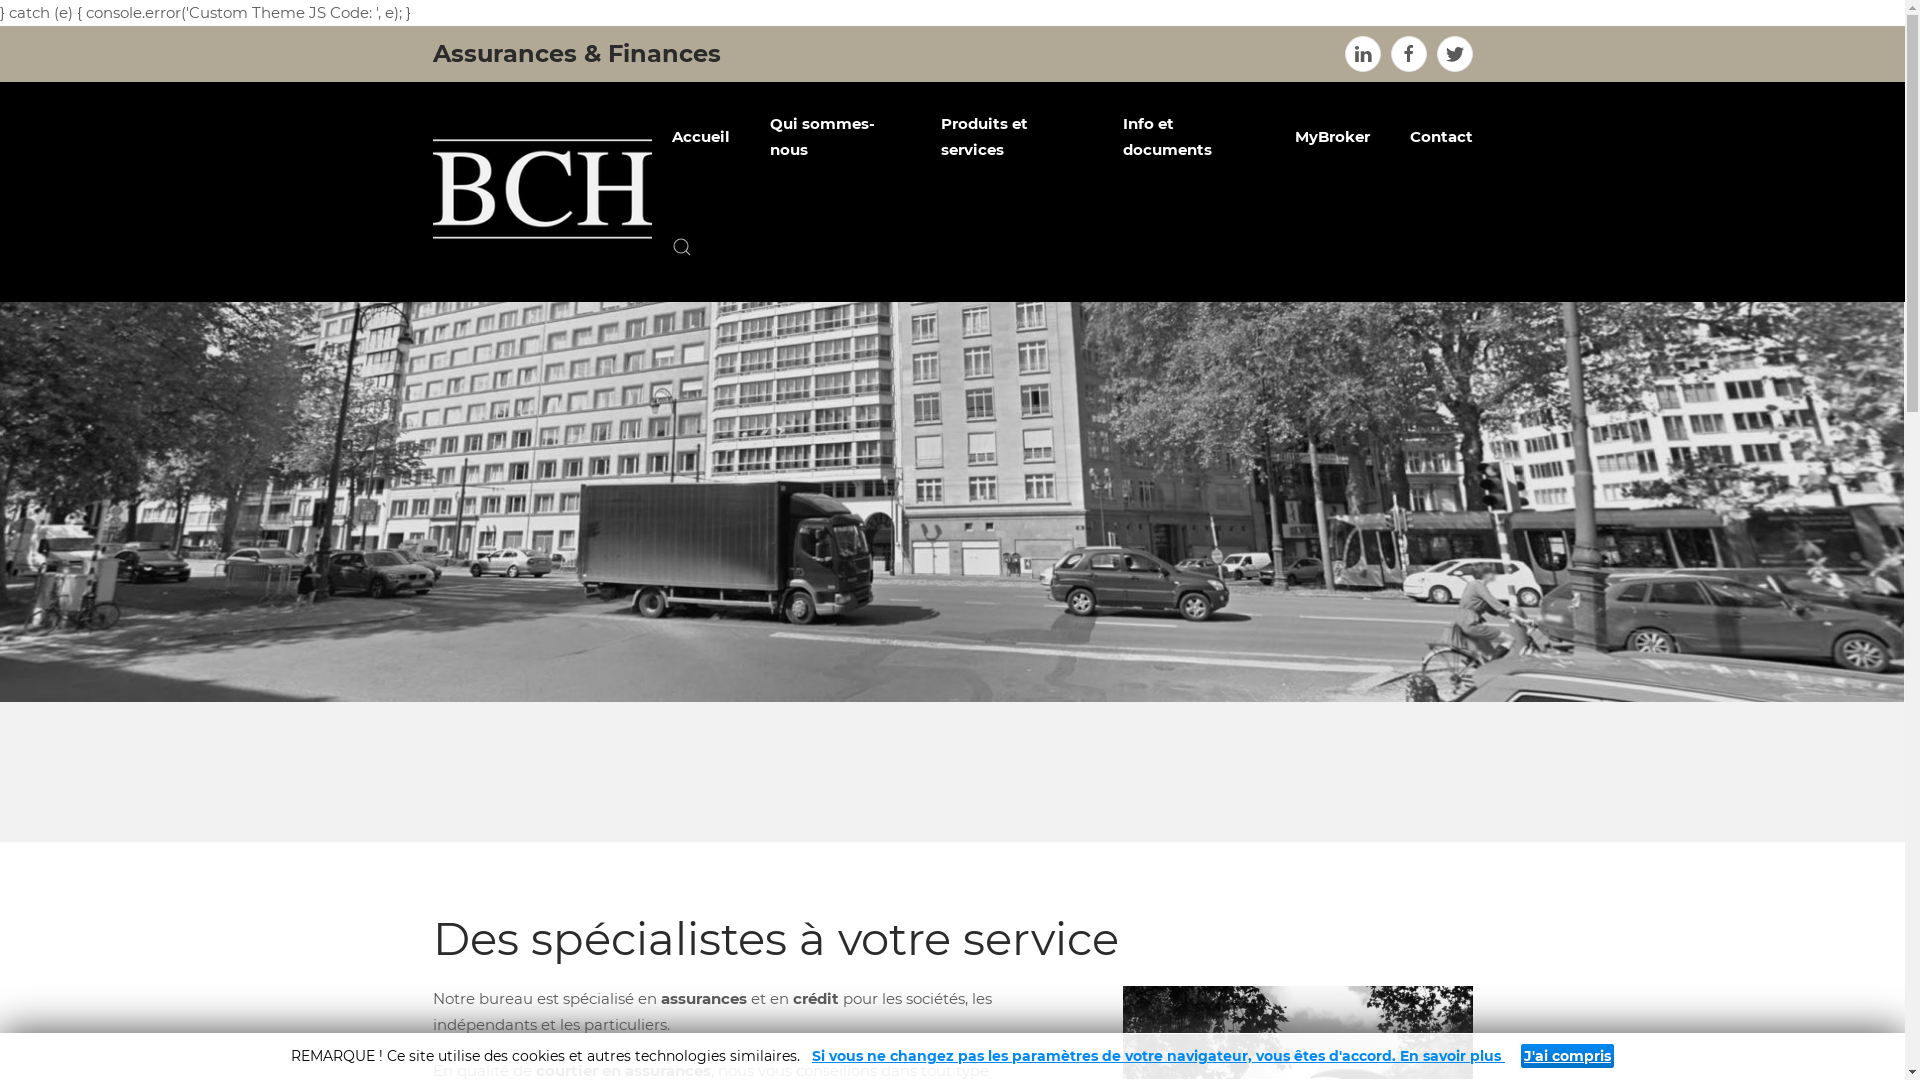  What do you see at coordinates (1389, 136) in the screenshot?
I see `'Contact'` at bounding box center [1389, 136].